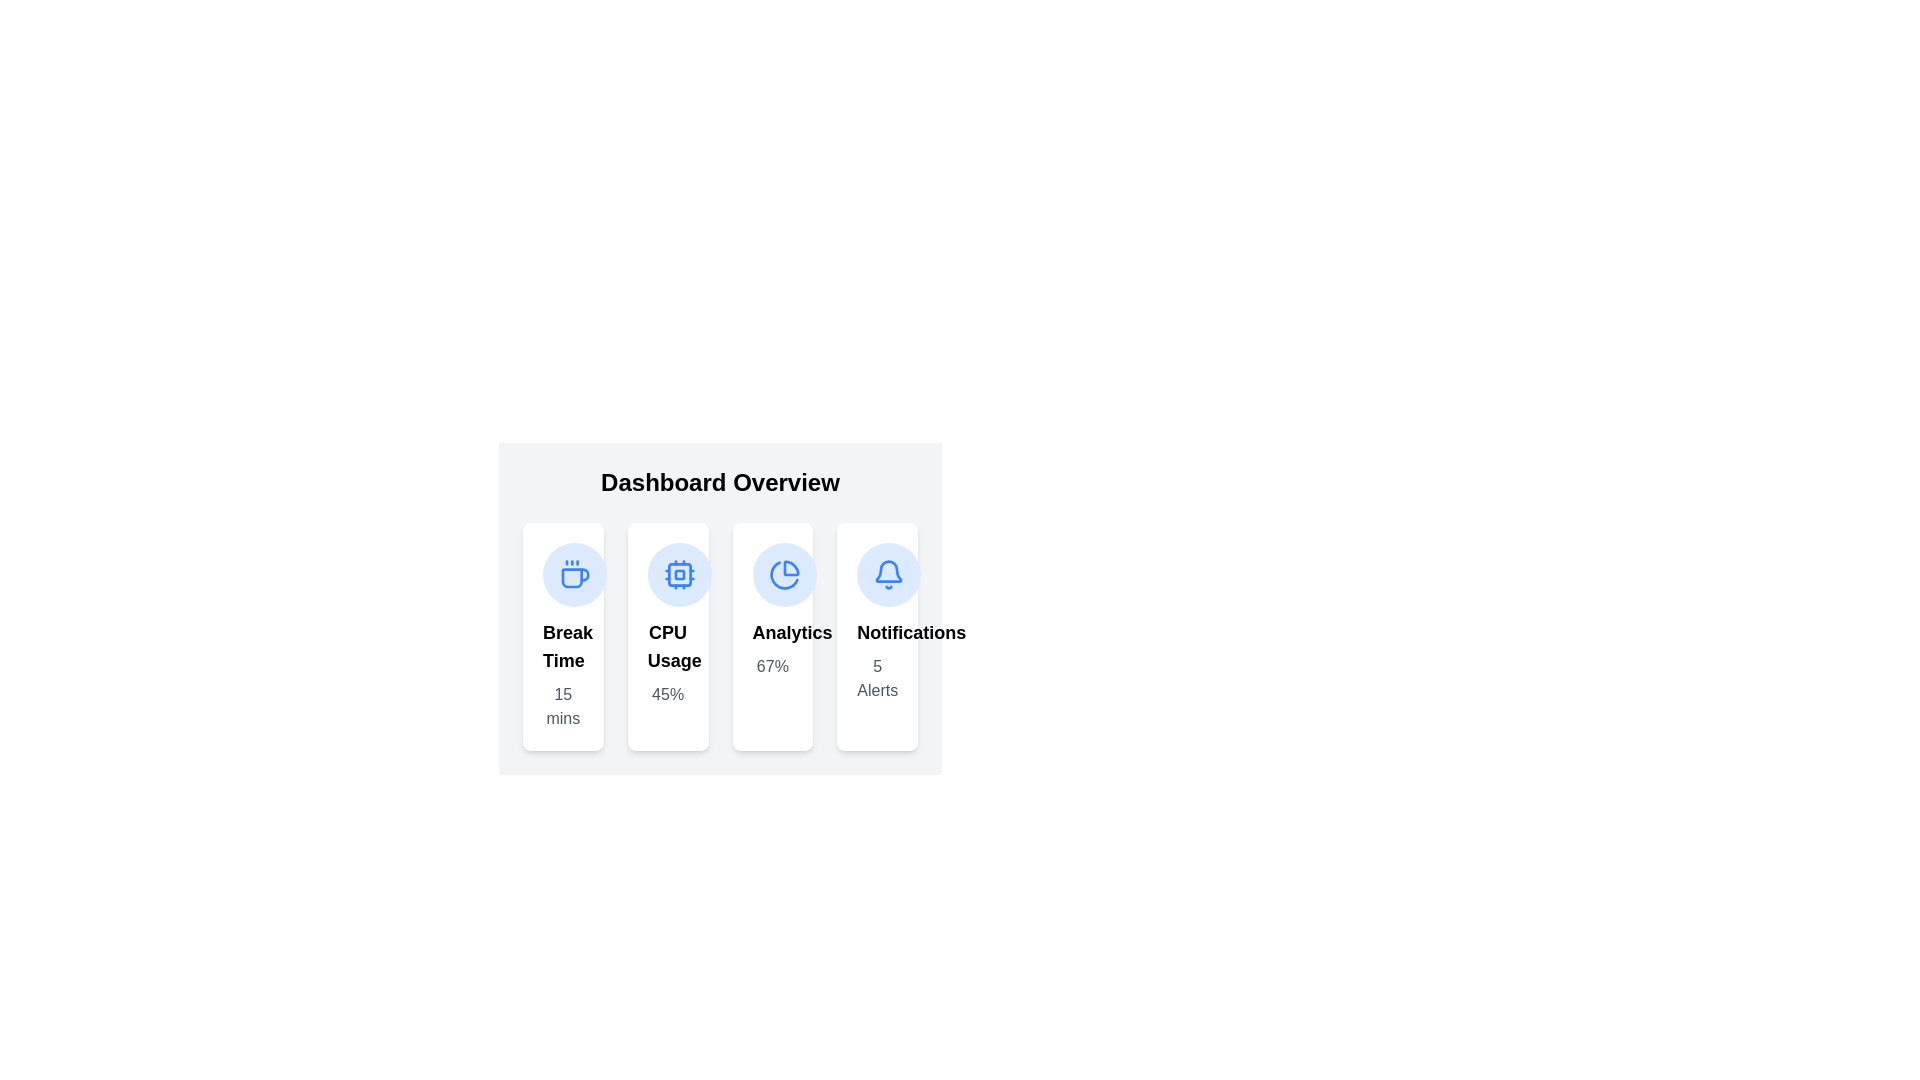  Describe the element at coordinates (877, 660) in the screenshot. I see `the '5 Alerts' text label in the Notifications section, which is located at the bottom of the fourth card in a row of four cards` at that location.